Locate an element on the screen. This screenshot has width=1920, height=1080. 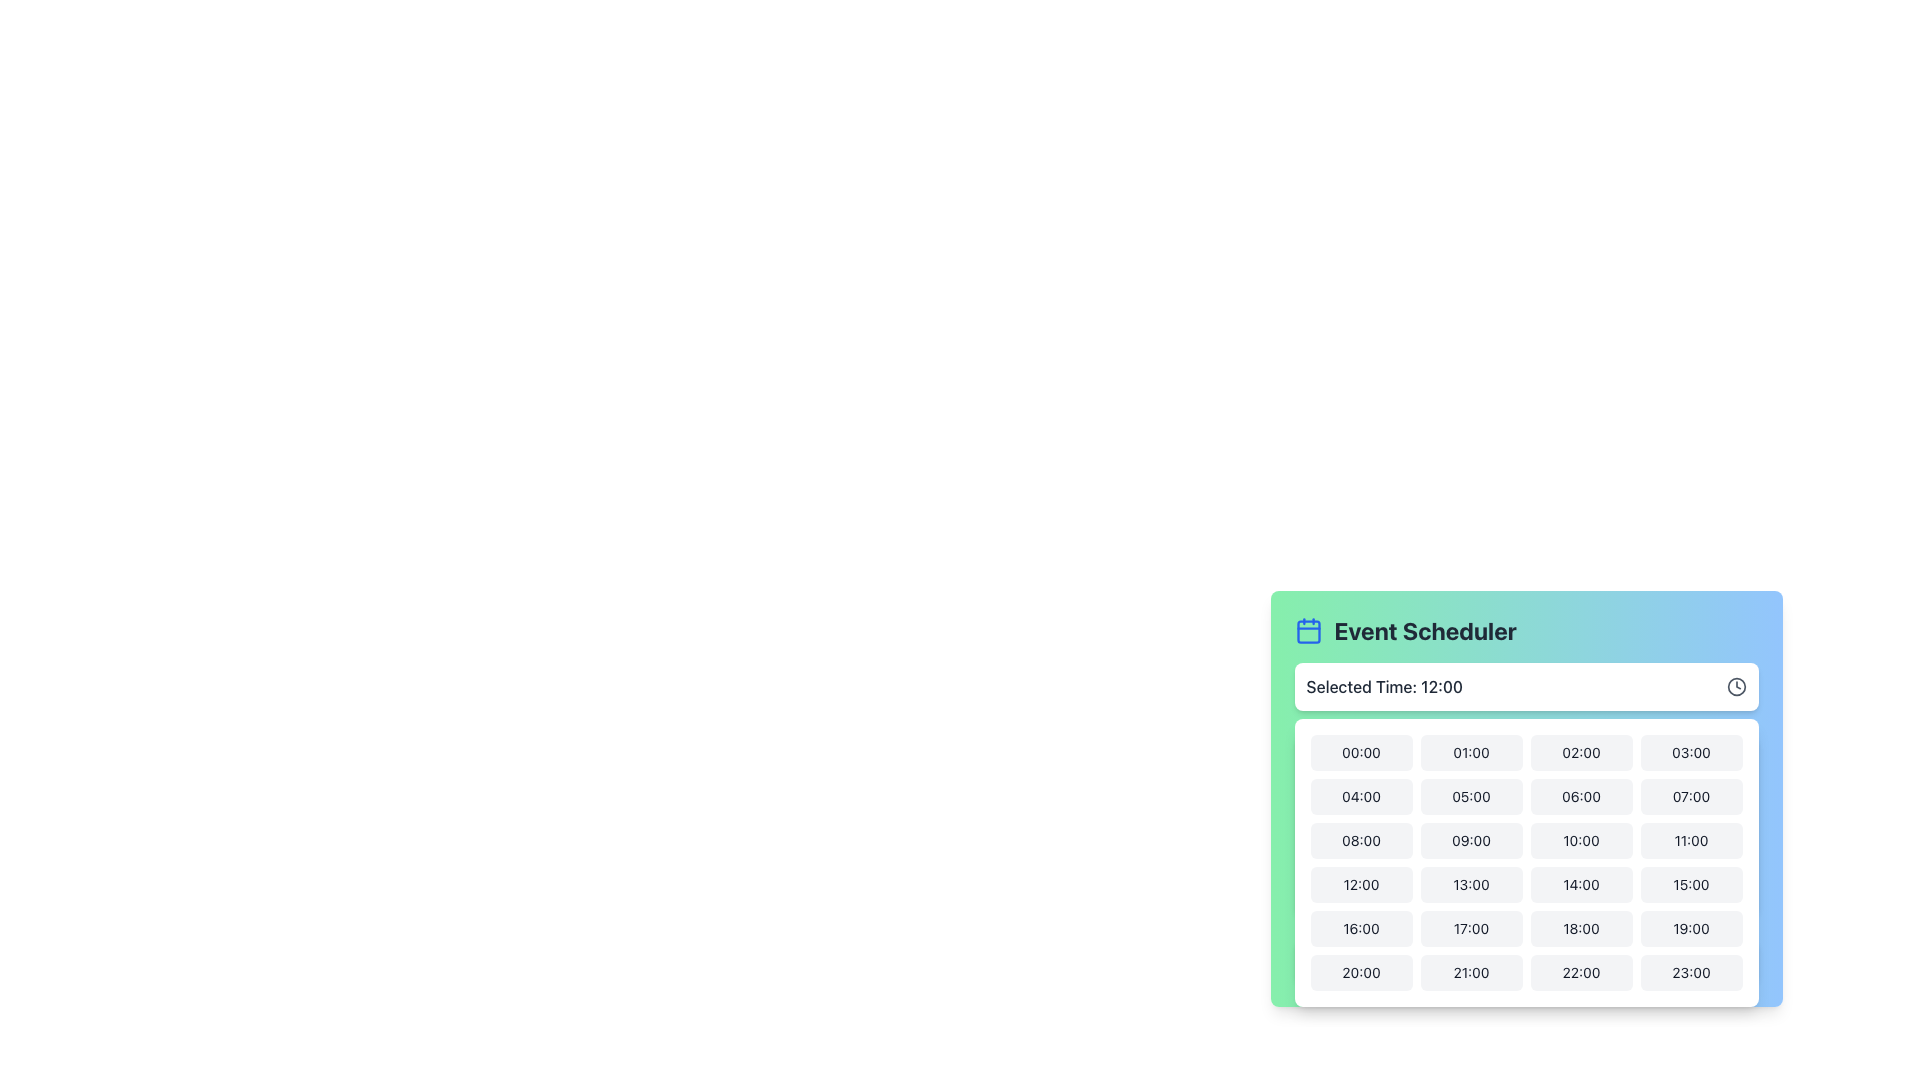
the time slot selector button for '13:00' in the Event Scheduler dialog box is located at coordinates (1471, 883).